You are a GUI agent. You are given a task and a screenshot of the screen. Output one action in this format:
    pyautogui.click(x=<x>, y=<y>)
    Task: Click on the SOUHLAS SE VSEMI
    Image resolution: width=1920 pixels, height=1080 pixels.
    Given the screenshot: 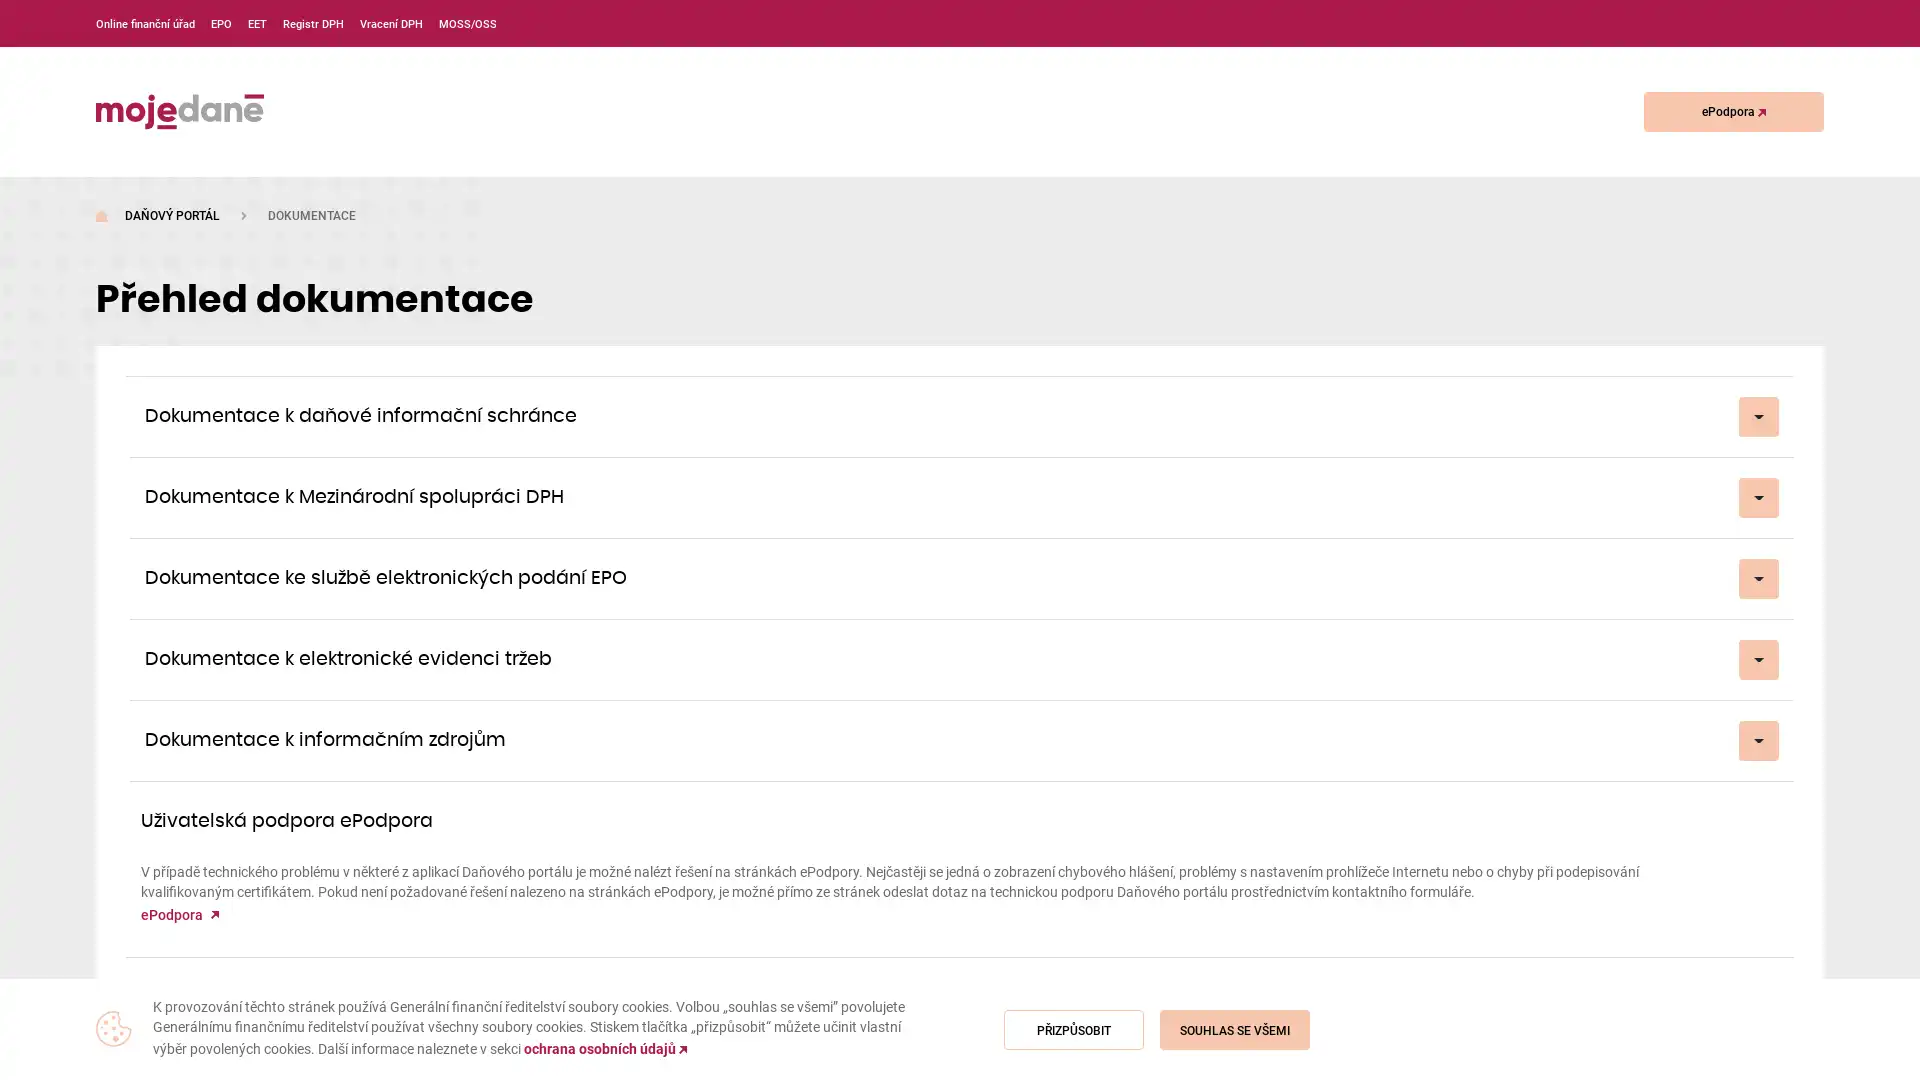 What is the action you would take?
    pyautogui.click(x=1233, y=1029)
    